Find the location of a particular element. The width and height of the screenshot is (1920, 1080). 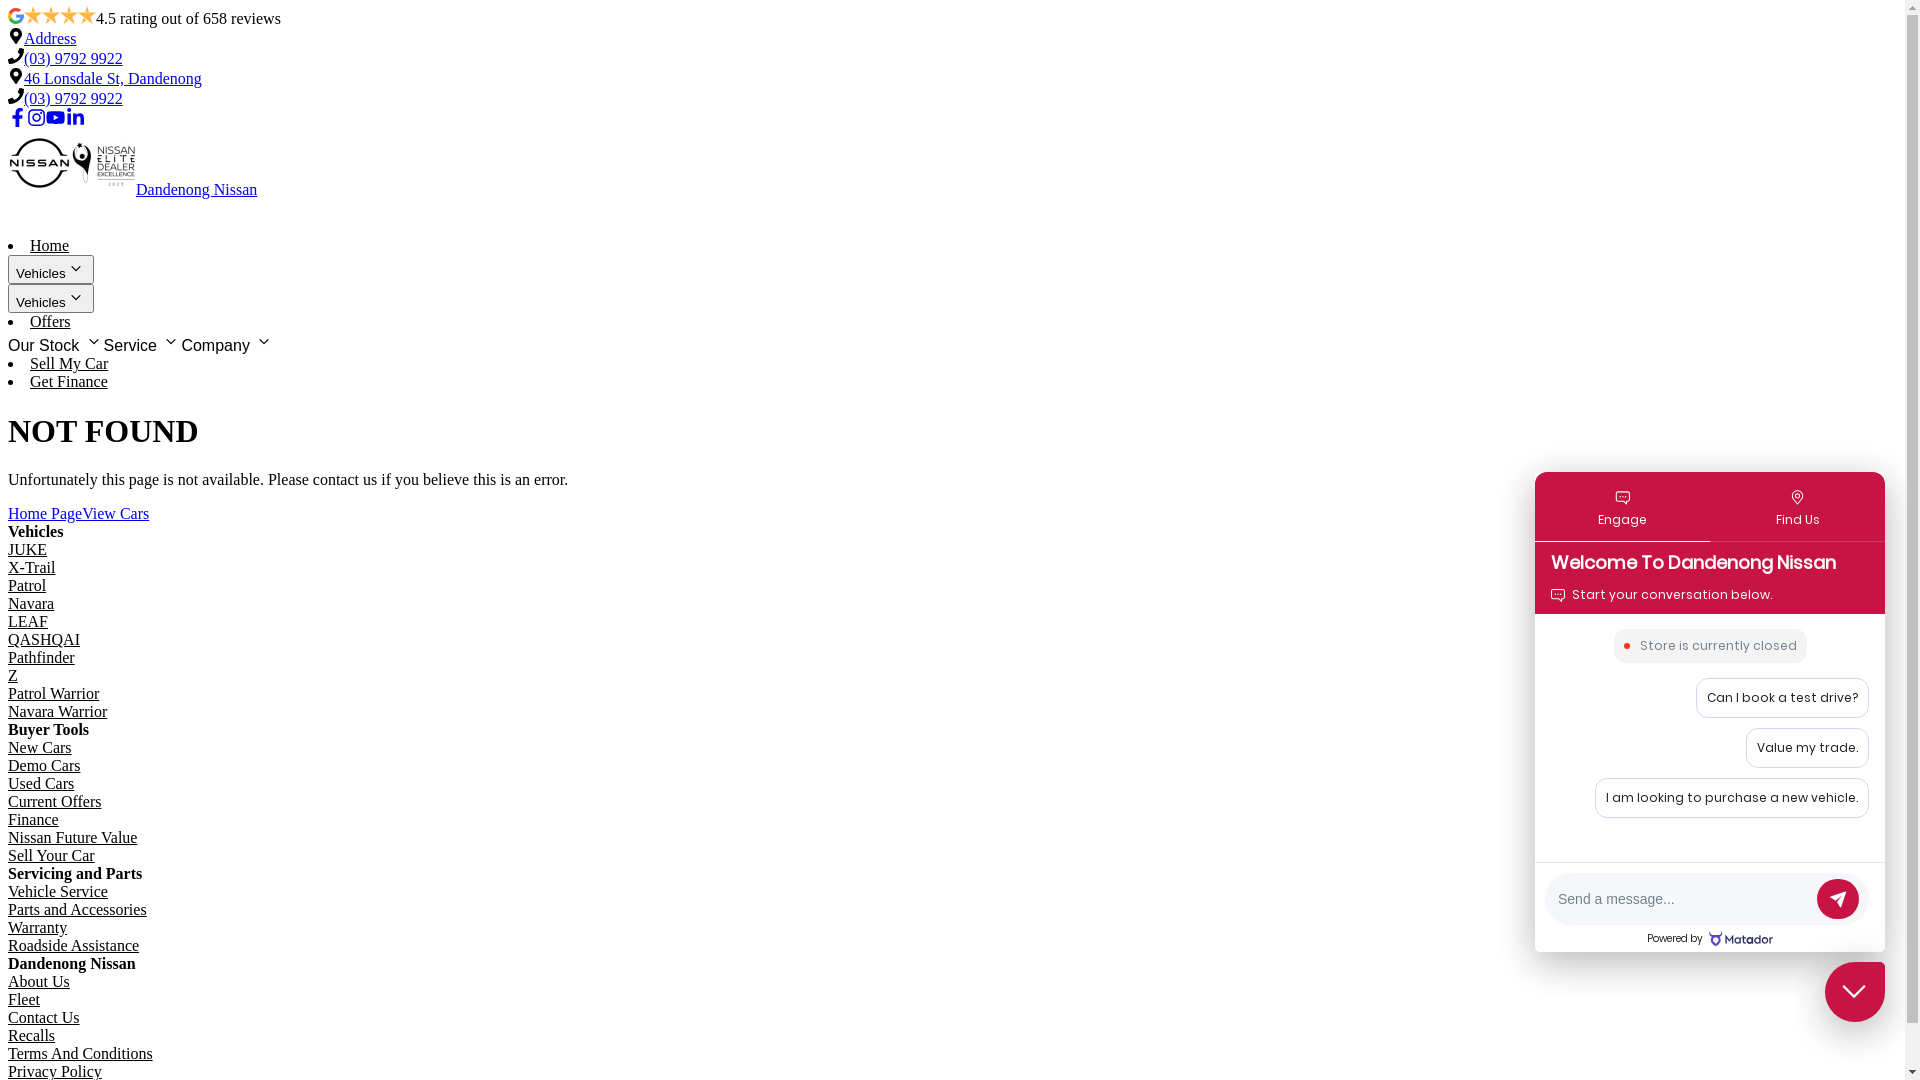

'Patrol' is located at coordinates (27, 585).